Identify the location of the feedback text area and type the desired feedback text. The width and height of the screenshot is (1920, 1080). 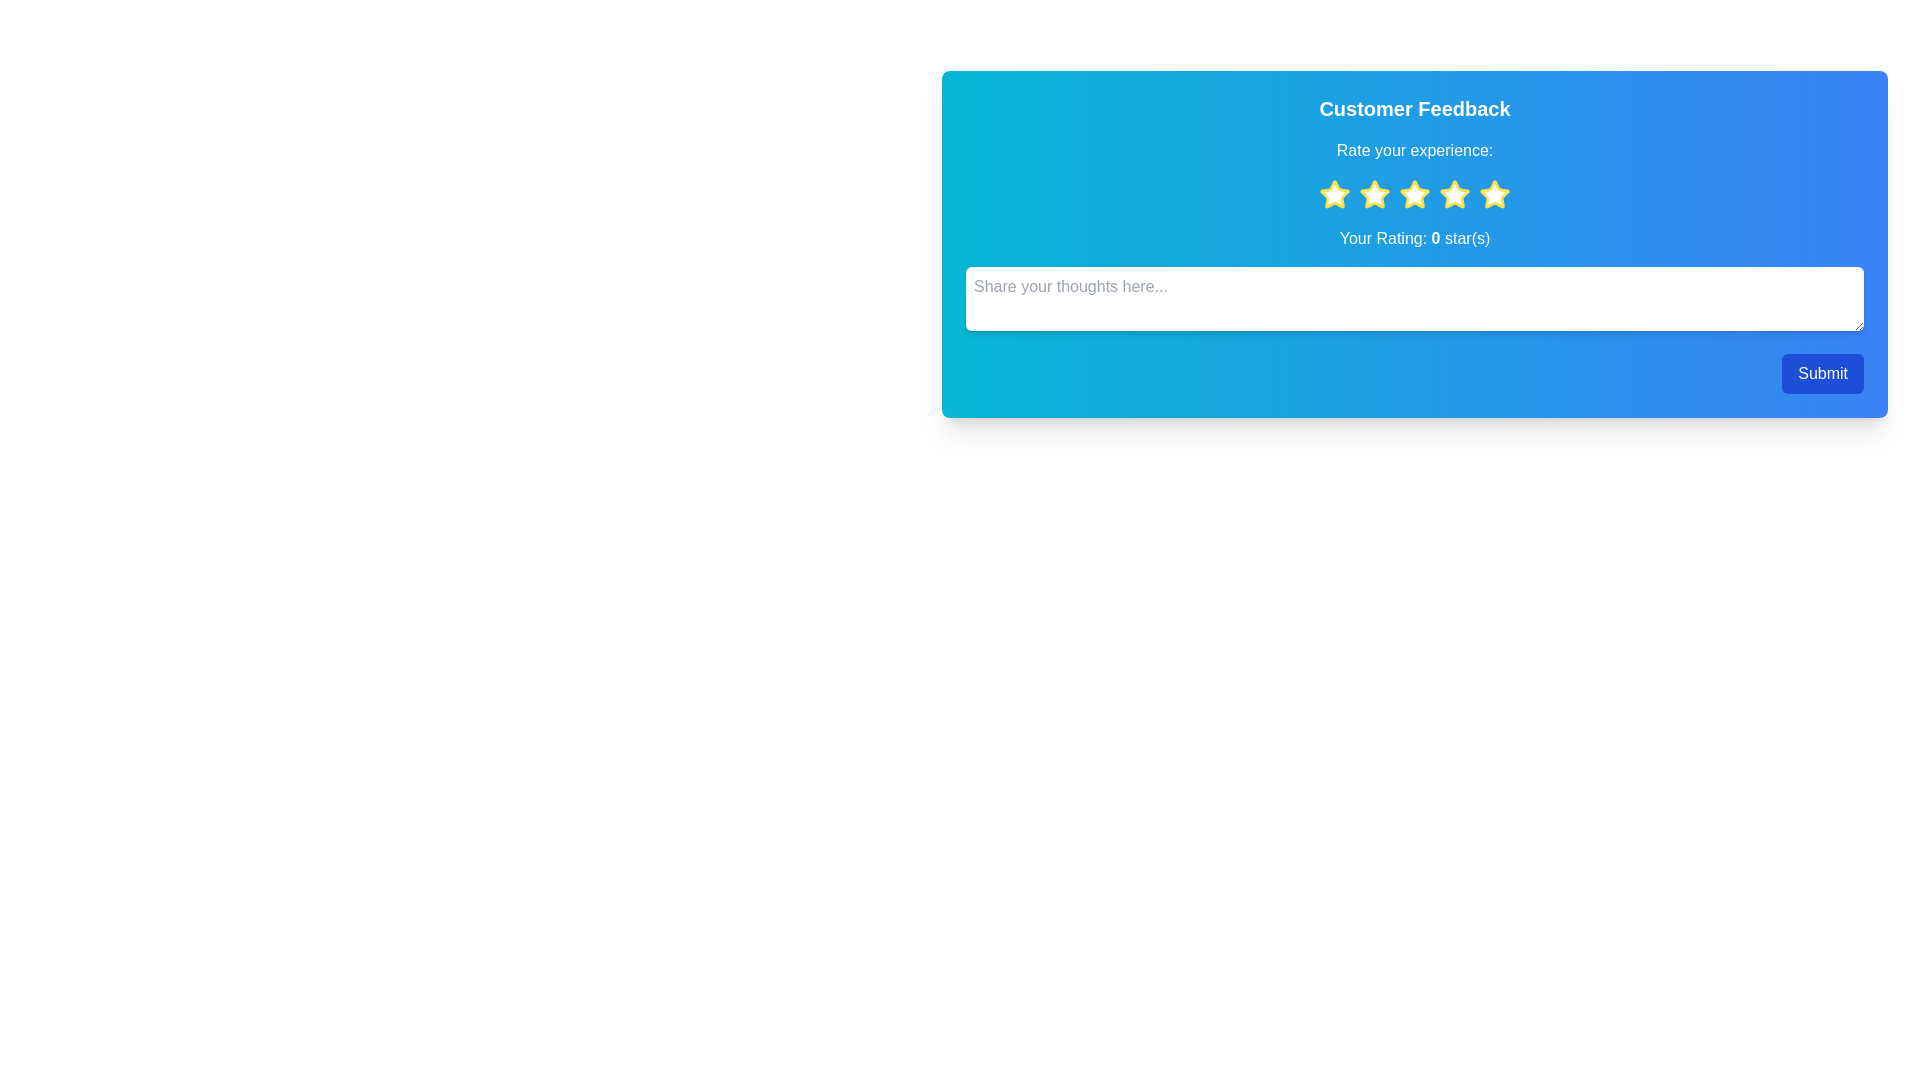
(1414, 299).